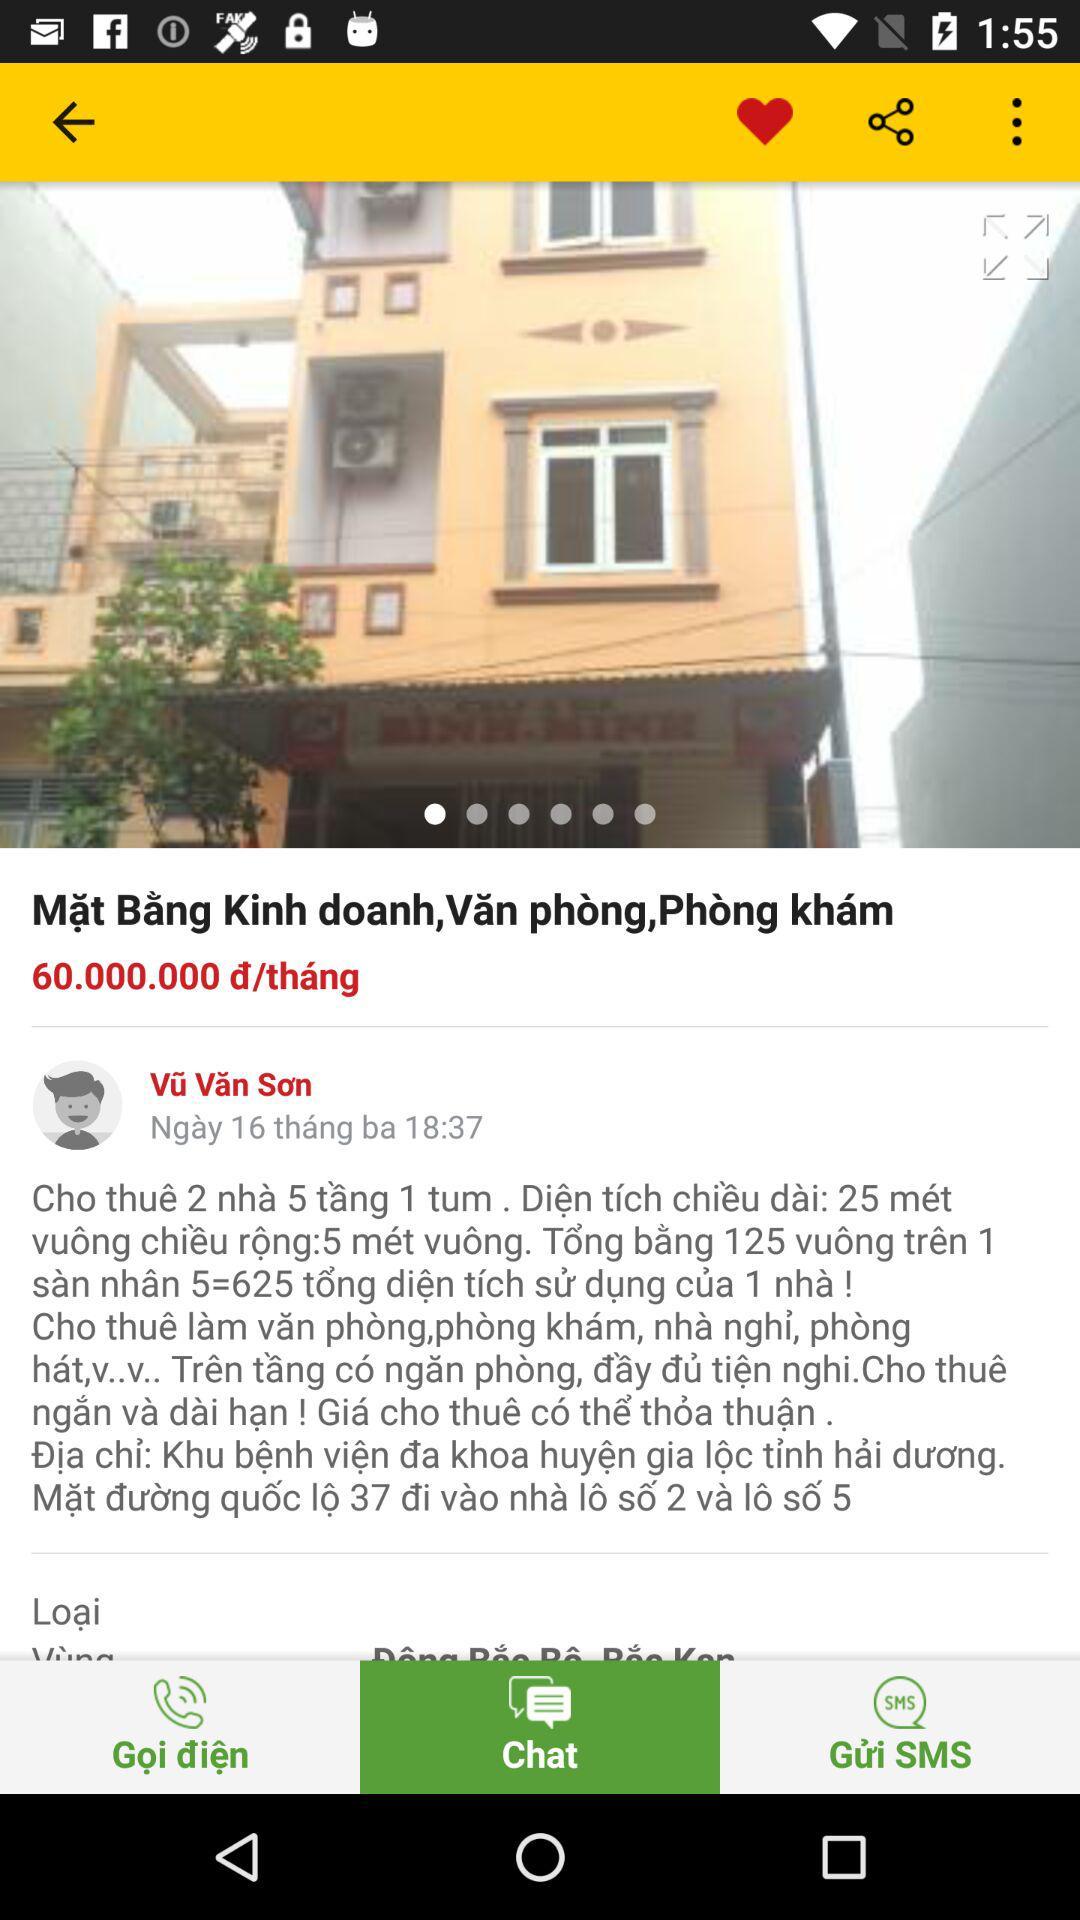  What do you see at coordinates (180, 1726) in the screenshot?
I see `icon next to the chat item` at bounding box center [180, 1726].